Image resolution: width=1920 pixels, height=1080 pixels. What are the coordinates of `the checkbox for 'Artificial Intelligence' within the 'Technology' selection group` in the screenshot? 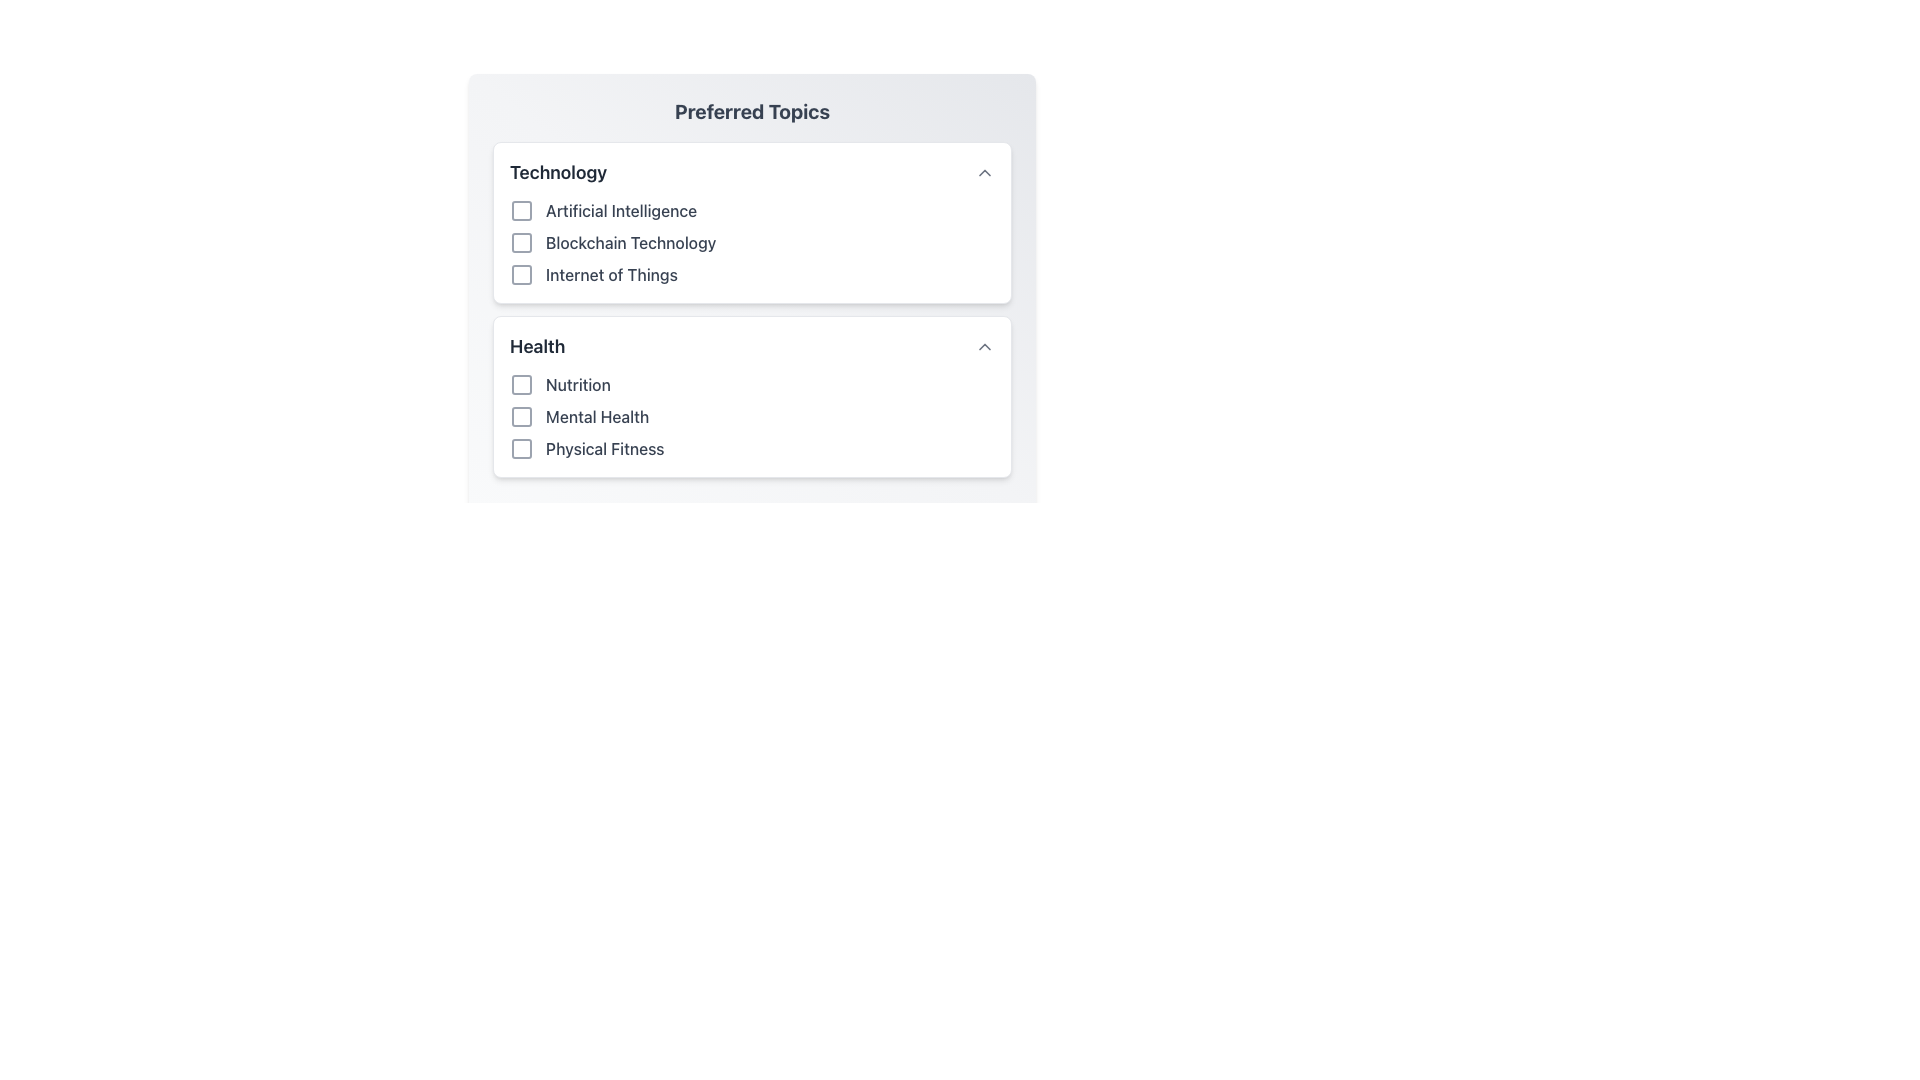 It's located at (751, 223).